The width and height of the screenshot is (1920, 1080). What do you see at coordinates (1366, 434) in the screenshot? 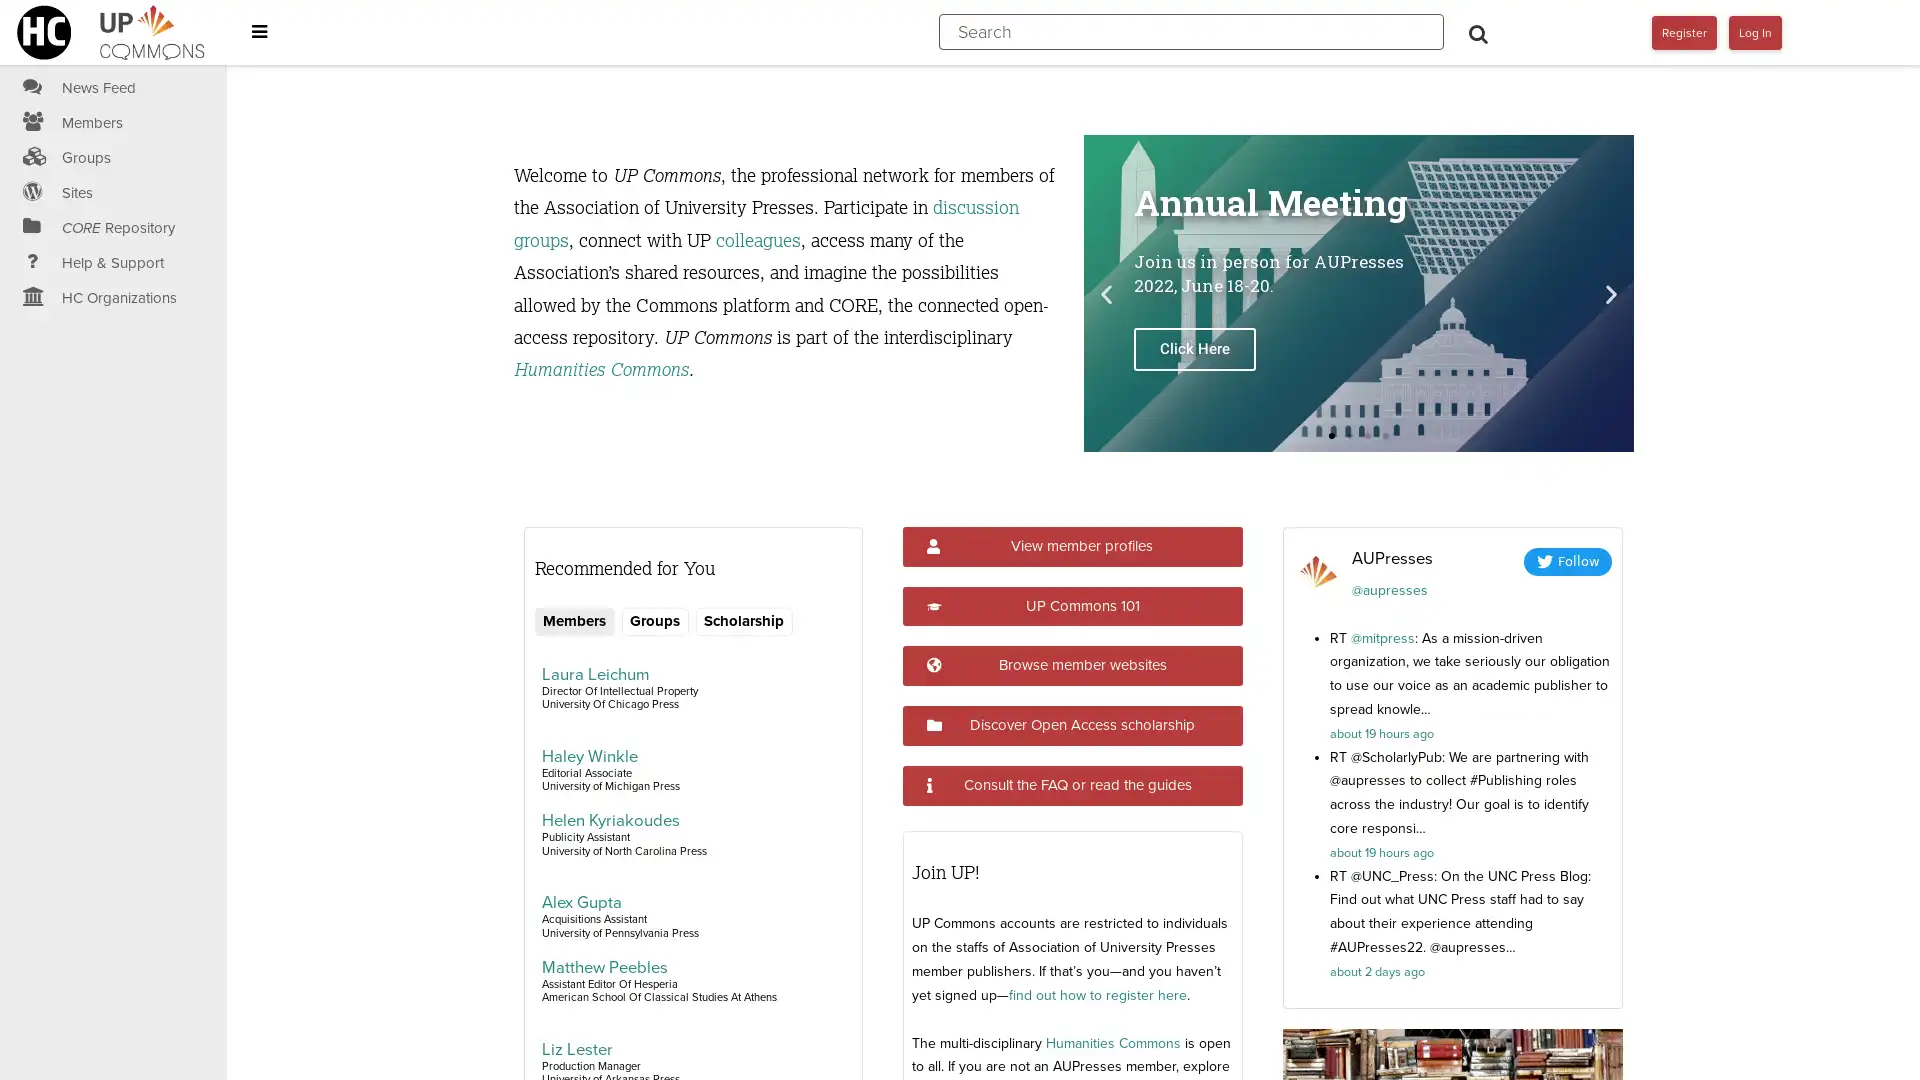
I see `Go to slide 3` at bounding box center [1366, 434].